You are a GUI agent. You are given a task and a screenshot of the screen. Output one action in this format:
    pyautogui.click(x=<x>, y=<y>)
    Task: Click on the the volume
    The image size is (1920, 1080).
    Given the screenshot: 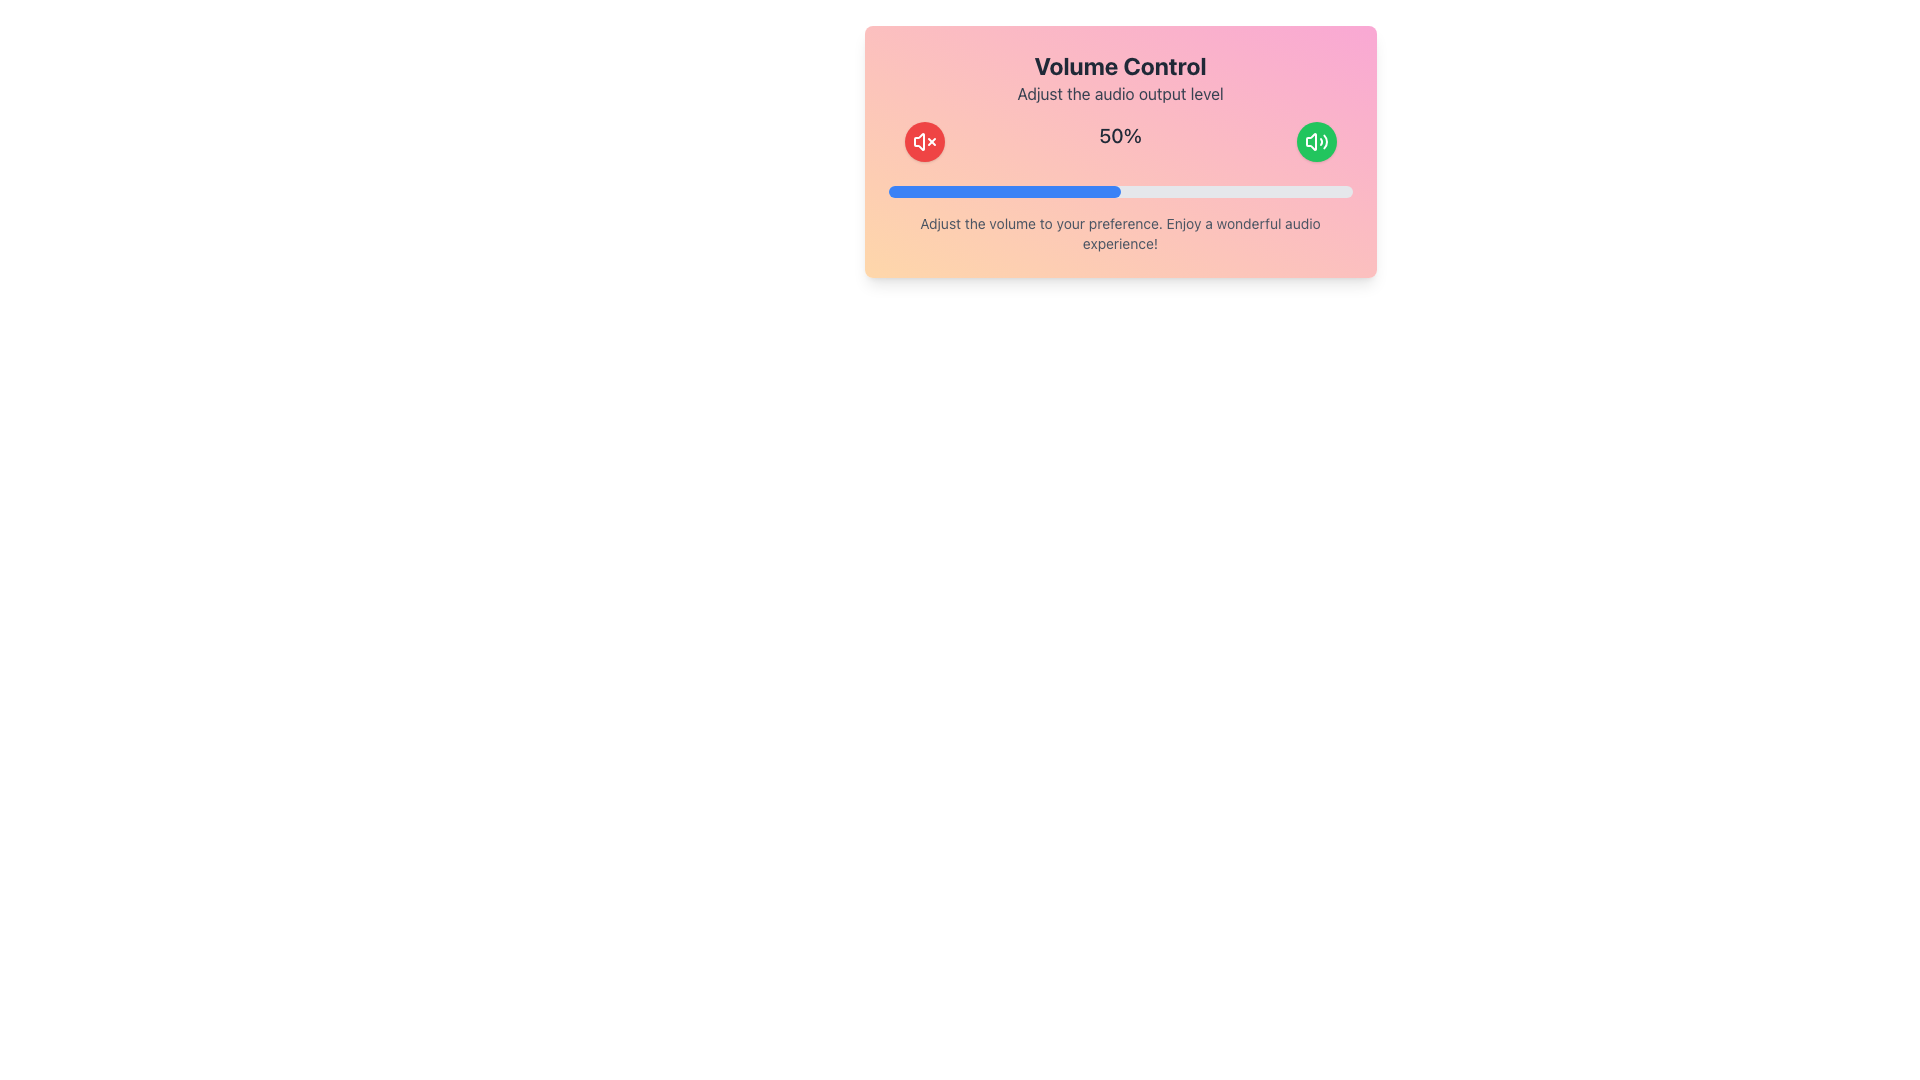 What is the action you would take?
    pyautogui.click(x=1013, y=192)
    